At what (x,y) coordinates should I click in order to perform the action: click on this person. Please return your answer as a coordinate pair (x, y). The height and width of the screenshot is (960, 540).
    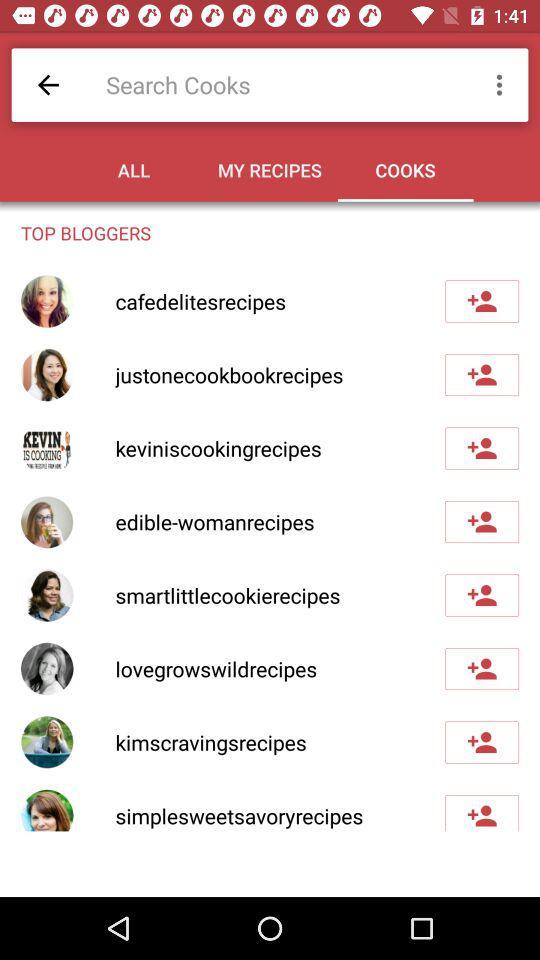
    Looking at the image, I should click on (481, 520).